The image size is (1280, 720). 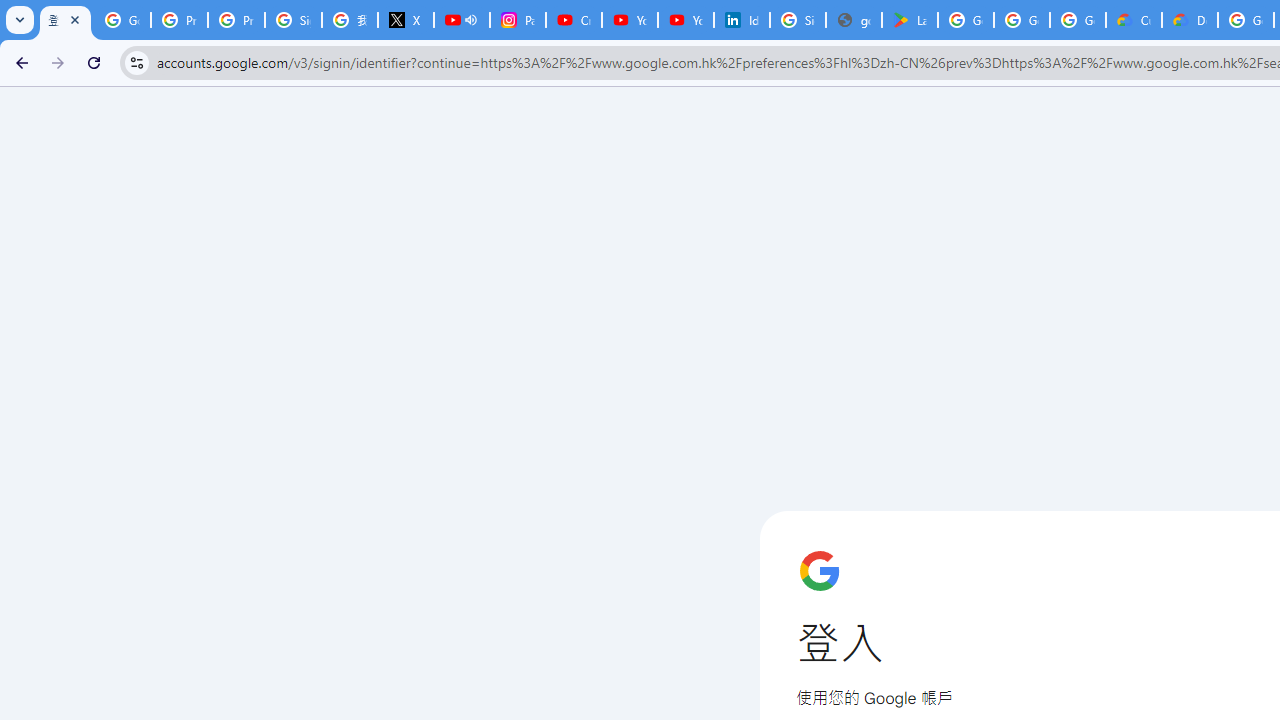 What do you see at coordinates (236, 20) in the screenshot?
I see `'Privacy Help Center - Policies Help'` at bounding box center [236, 20].